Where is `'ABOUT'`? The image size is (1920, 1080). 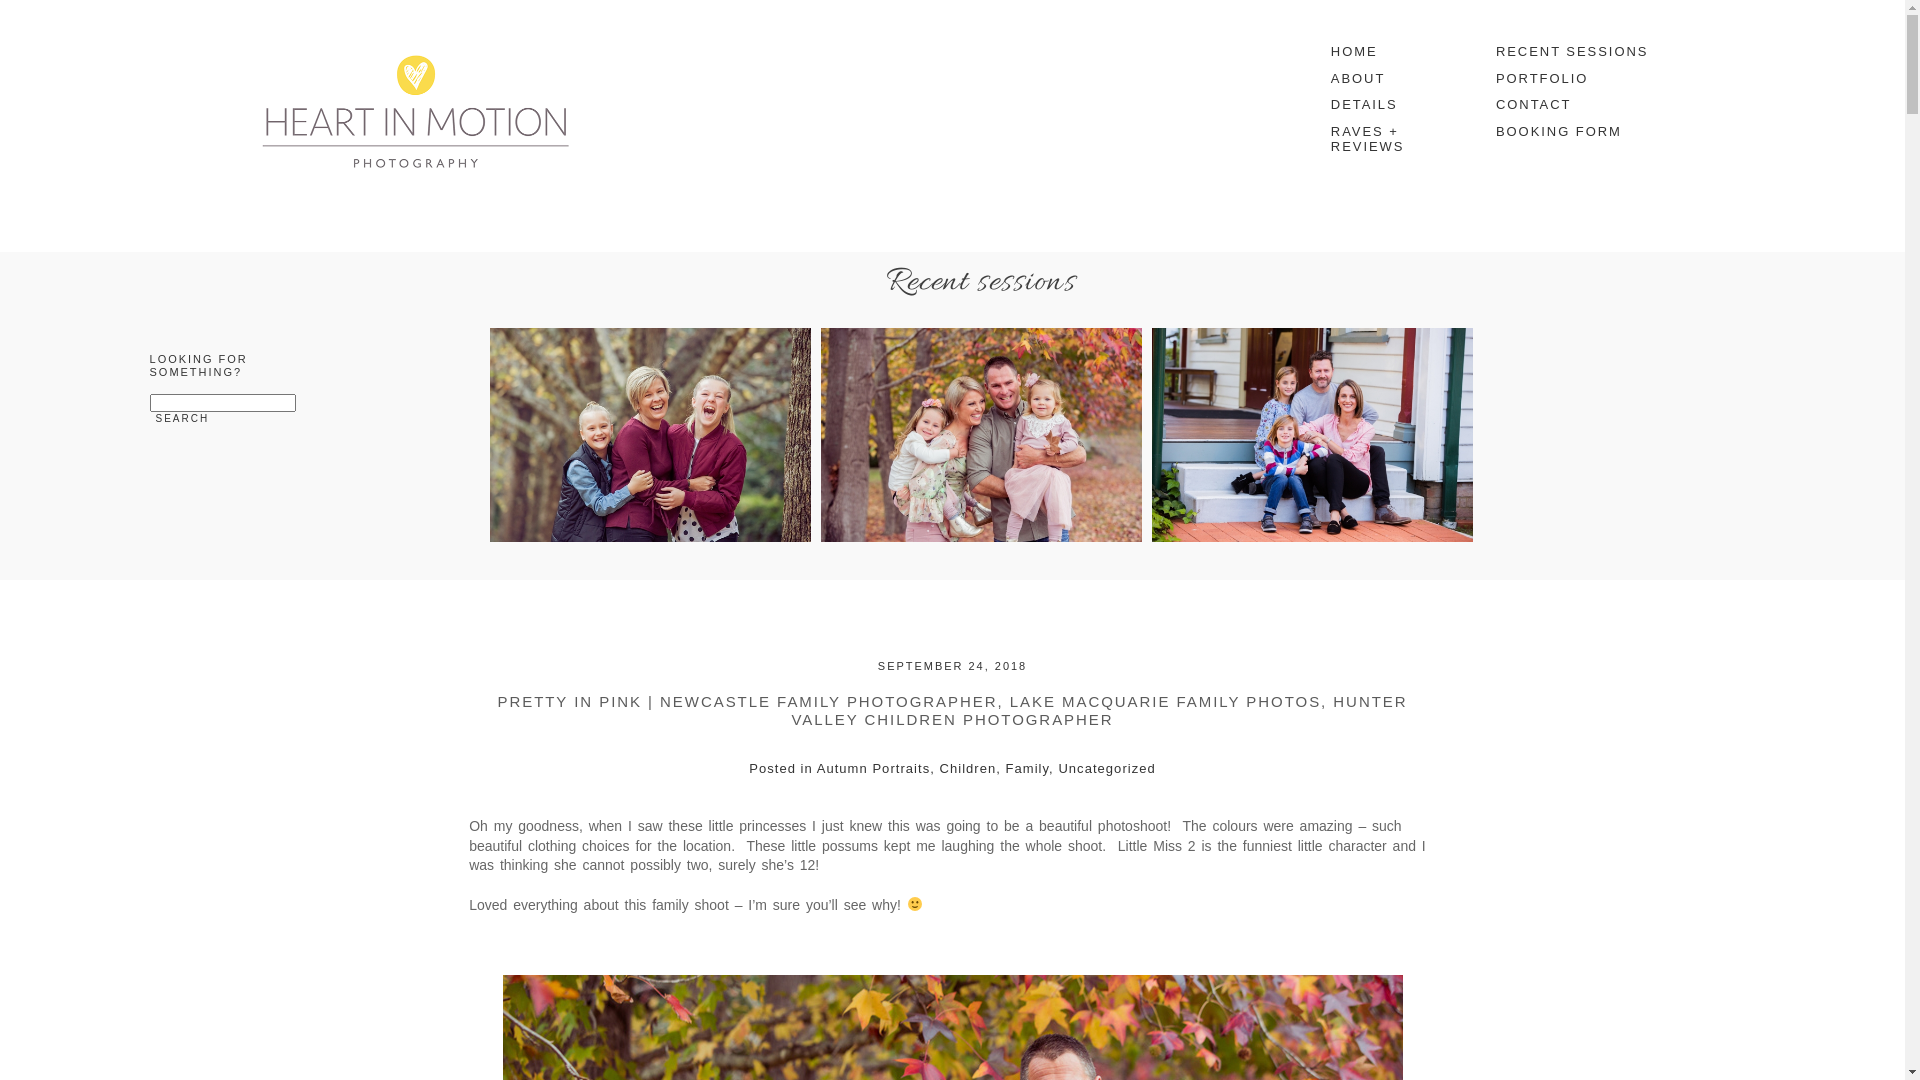 'ABOUT' is located at coordinates (1390, 78).